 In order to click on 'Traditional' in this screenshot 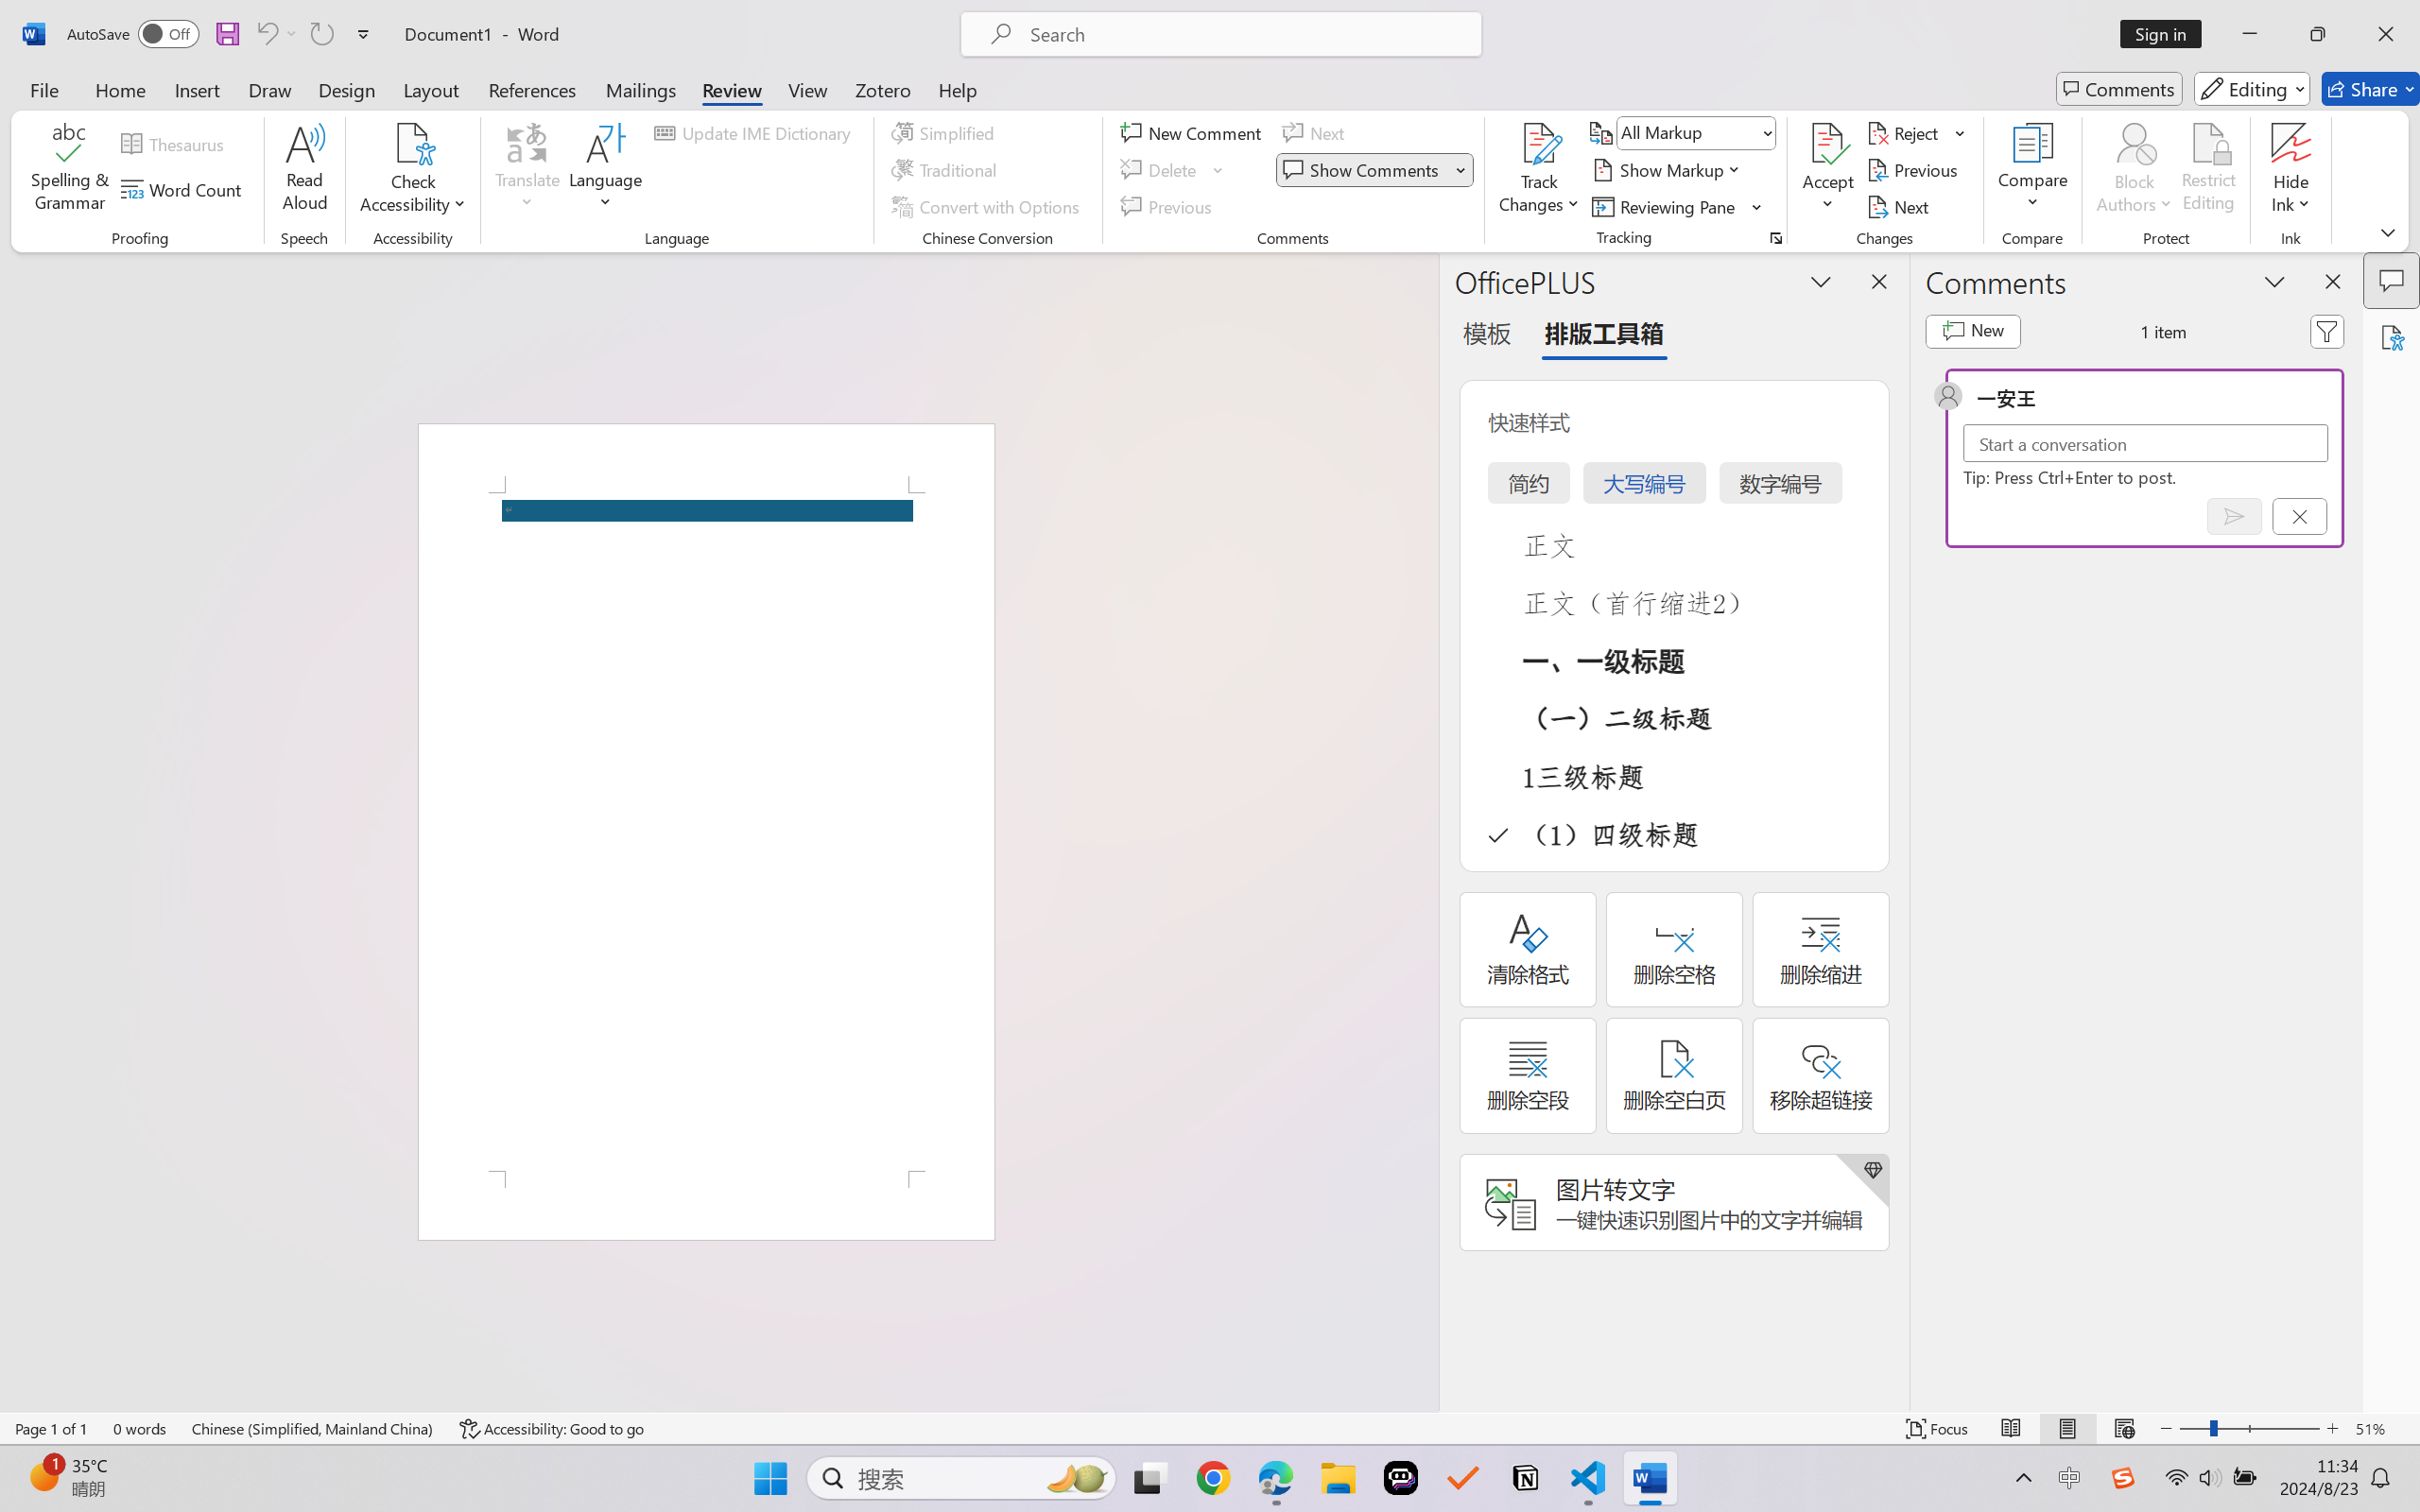, I will do `click(946, 170)`.